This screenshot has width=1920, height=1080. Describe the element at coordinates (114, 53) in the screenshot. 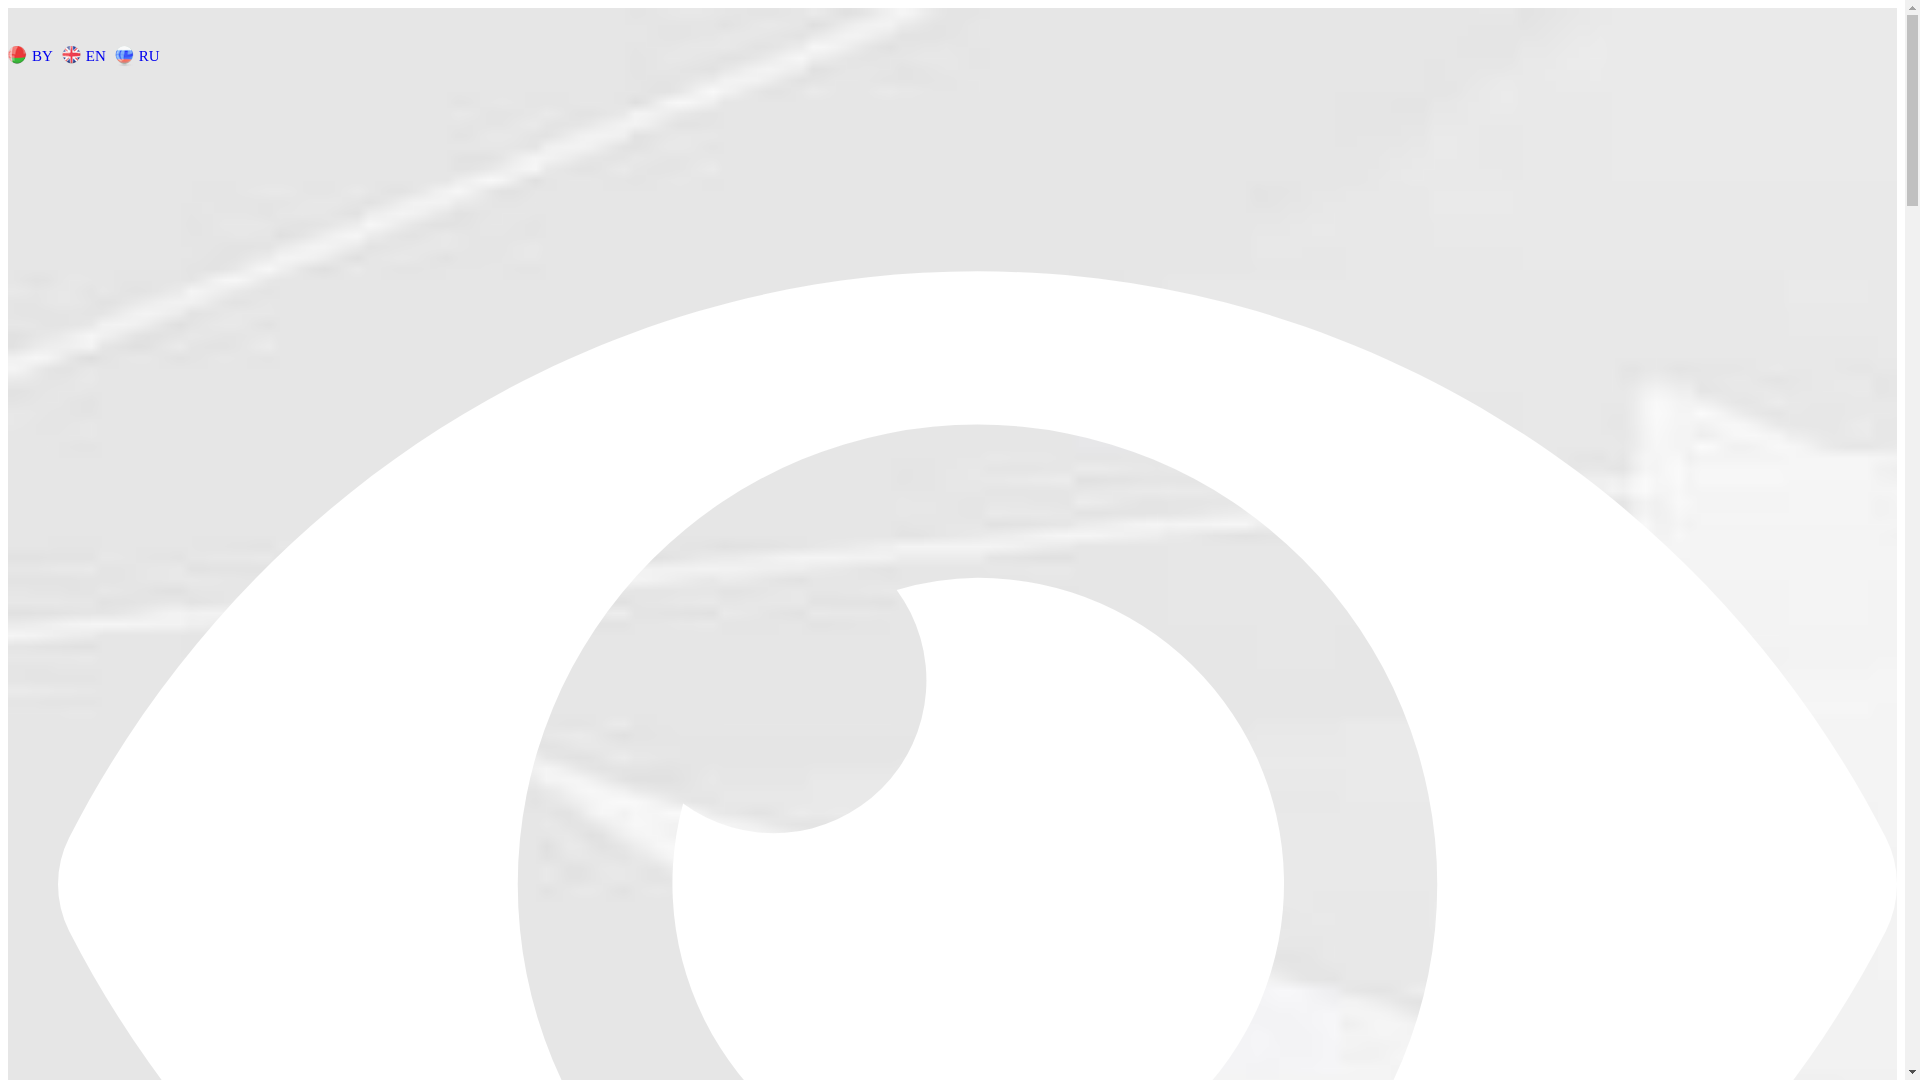

I see `'RU'` at that location.